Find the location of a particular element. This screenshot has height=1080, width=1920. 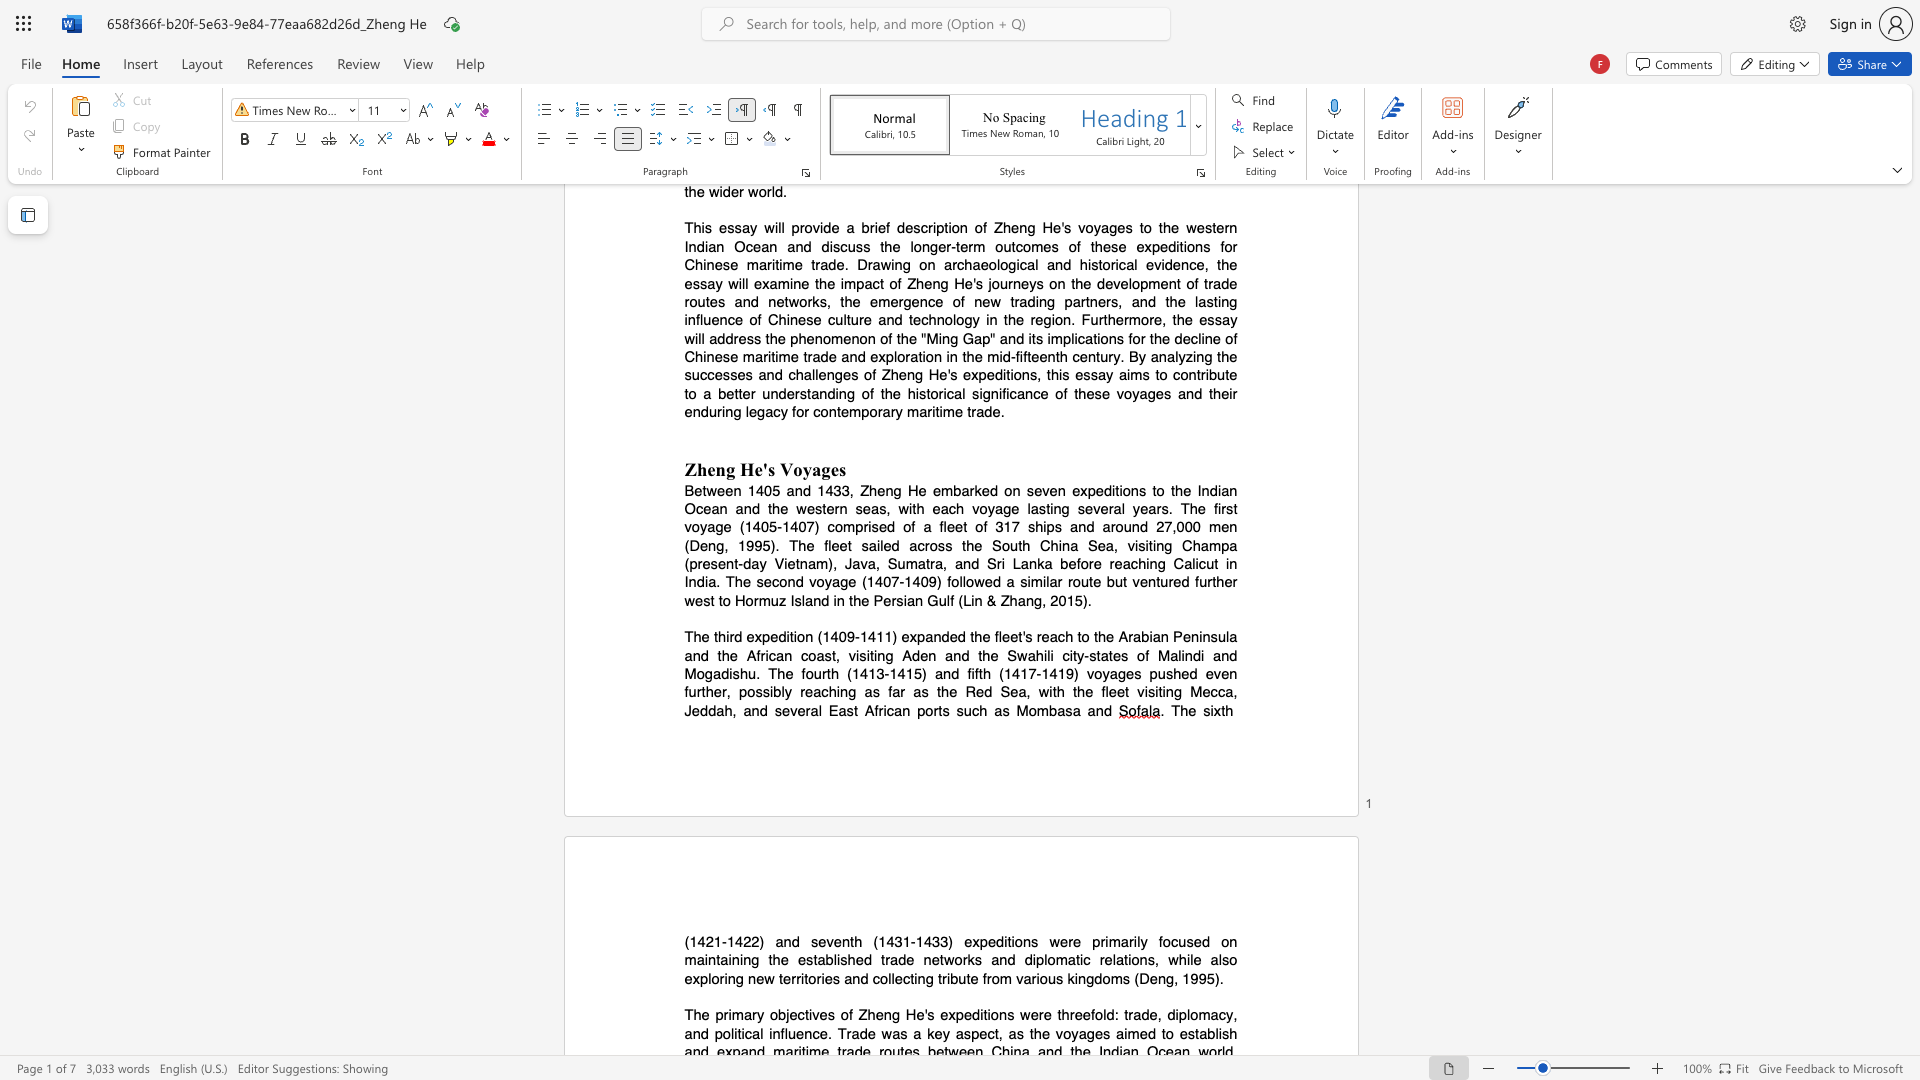

the space between the continuous character "r" and "e" in the text is located at coordinates (805, 691).